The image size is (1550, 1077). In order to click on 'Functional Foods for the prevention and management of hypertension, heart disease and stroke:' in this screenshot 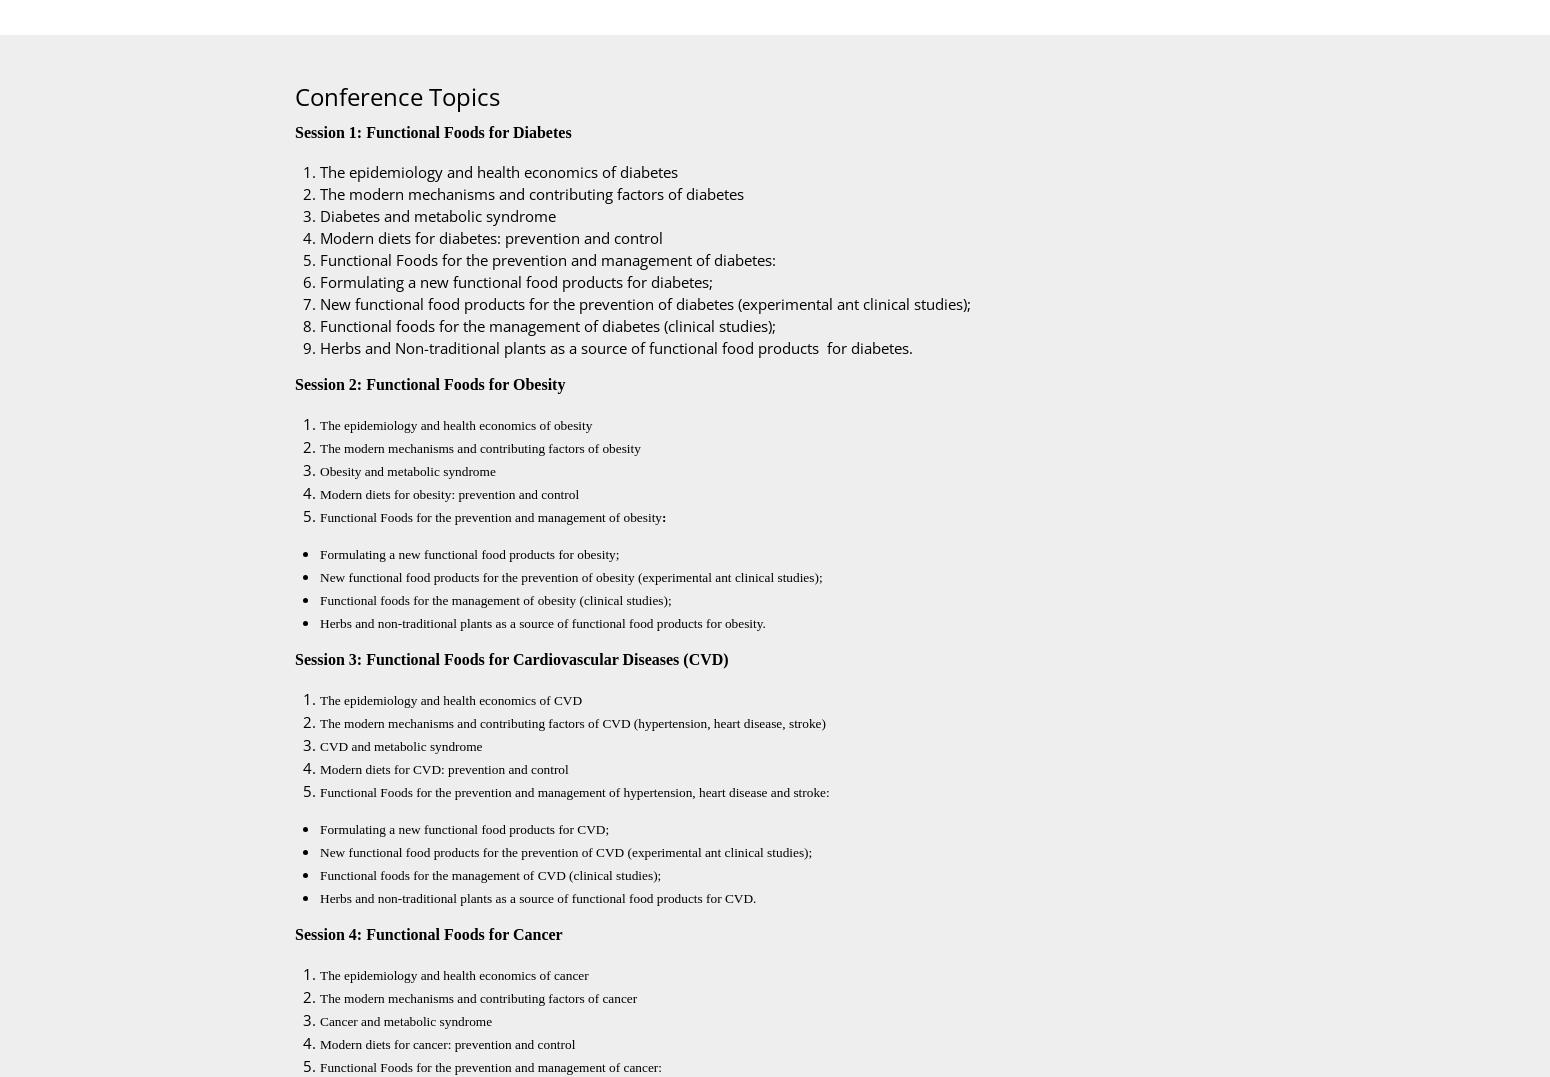, I will do `click(574, 792)`.